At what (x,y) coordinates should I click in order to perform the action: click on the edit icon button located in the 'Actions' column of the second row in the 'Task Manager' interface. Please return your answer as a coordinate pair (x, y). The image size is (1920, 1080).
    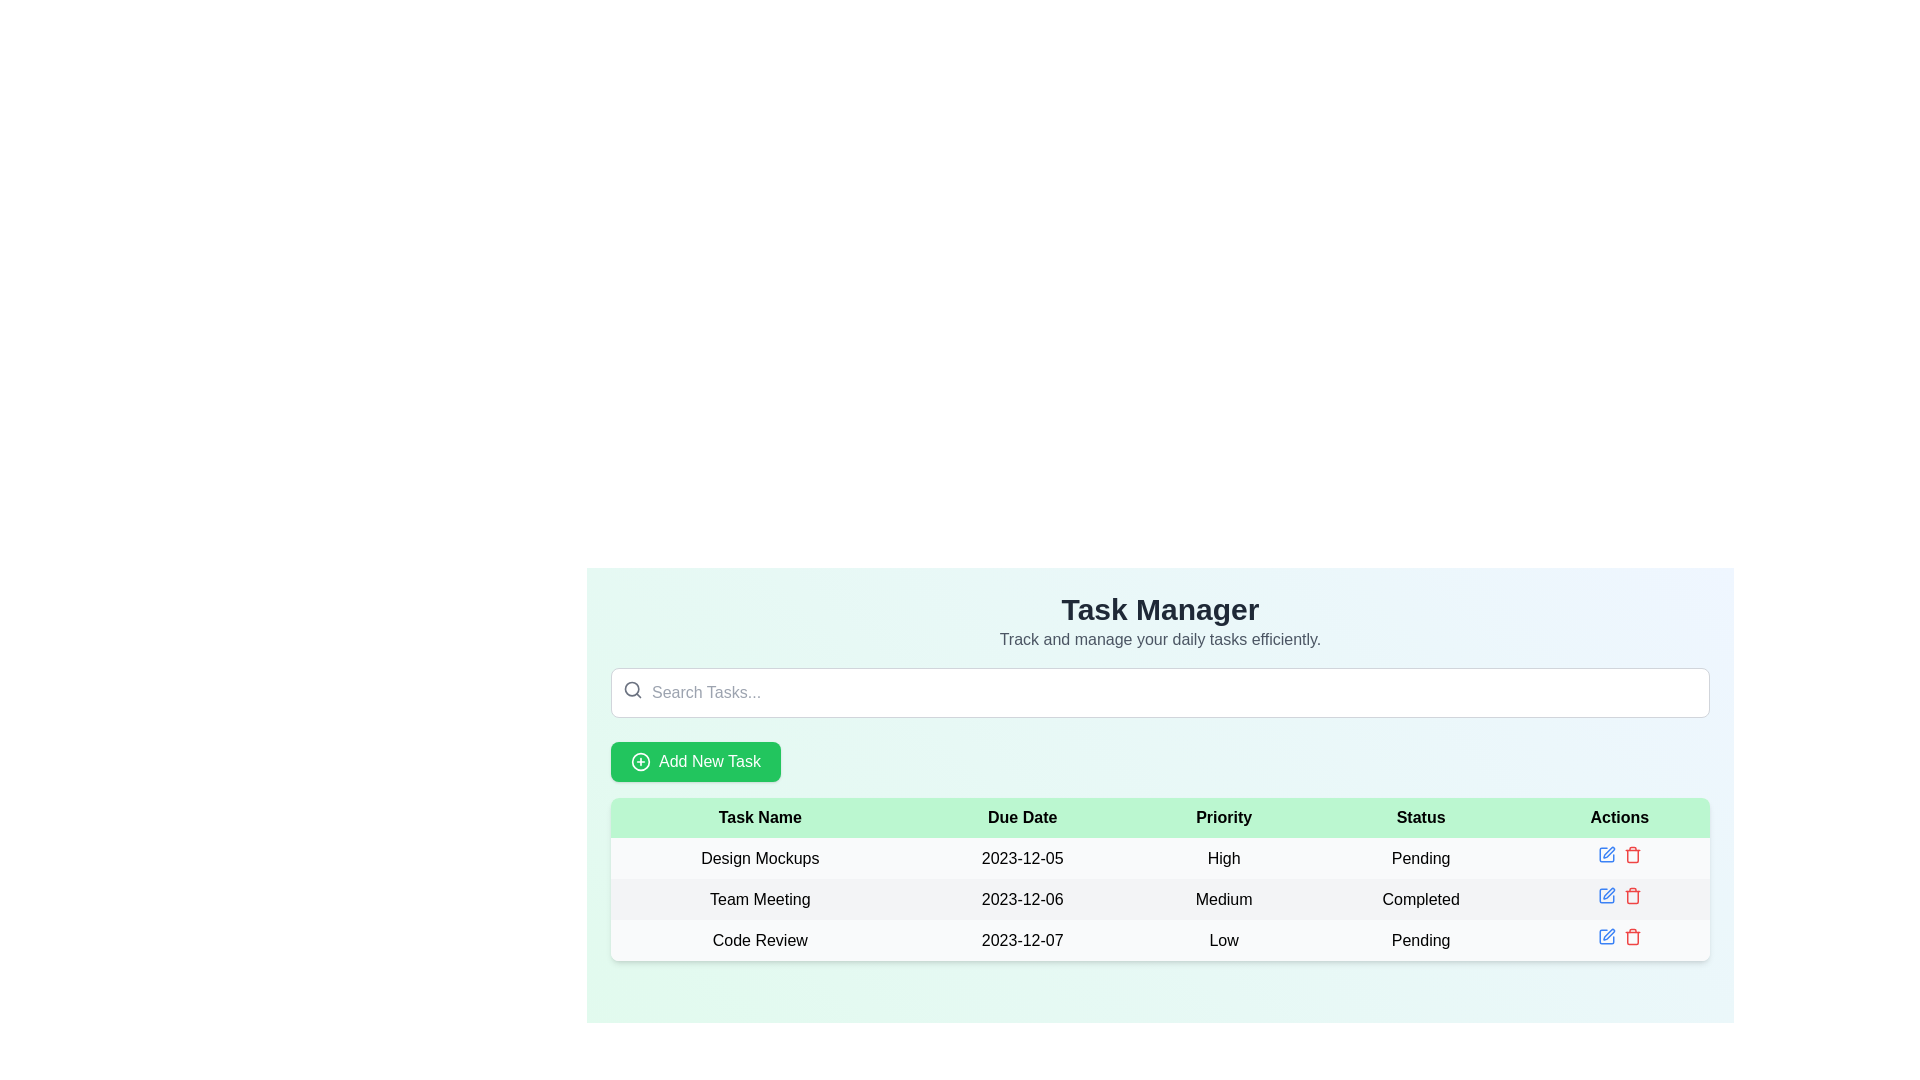
    Looking at the image, I should click on (1608, 892).